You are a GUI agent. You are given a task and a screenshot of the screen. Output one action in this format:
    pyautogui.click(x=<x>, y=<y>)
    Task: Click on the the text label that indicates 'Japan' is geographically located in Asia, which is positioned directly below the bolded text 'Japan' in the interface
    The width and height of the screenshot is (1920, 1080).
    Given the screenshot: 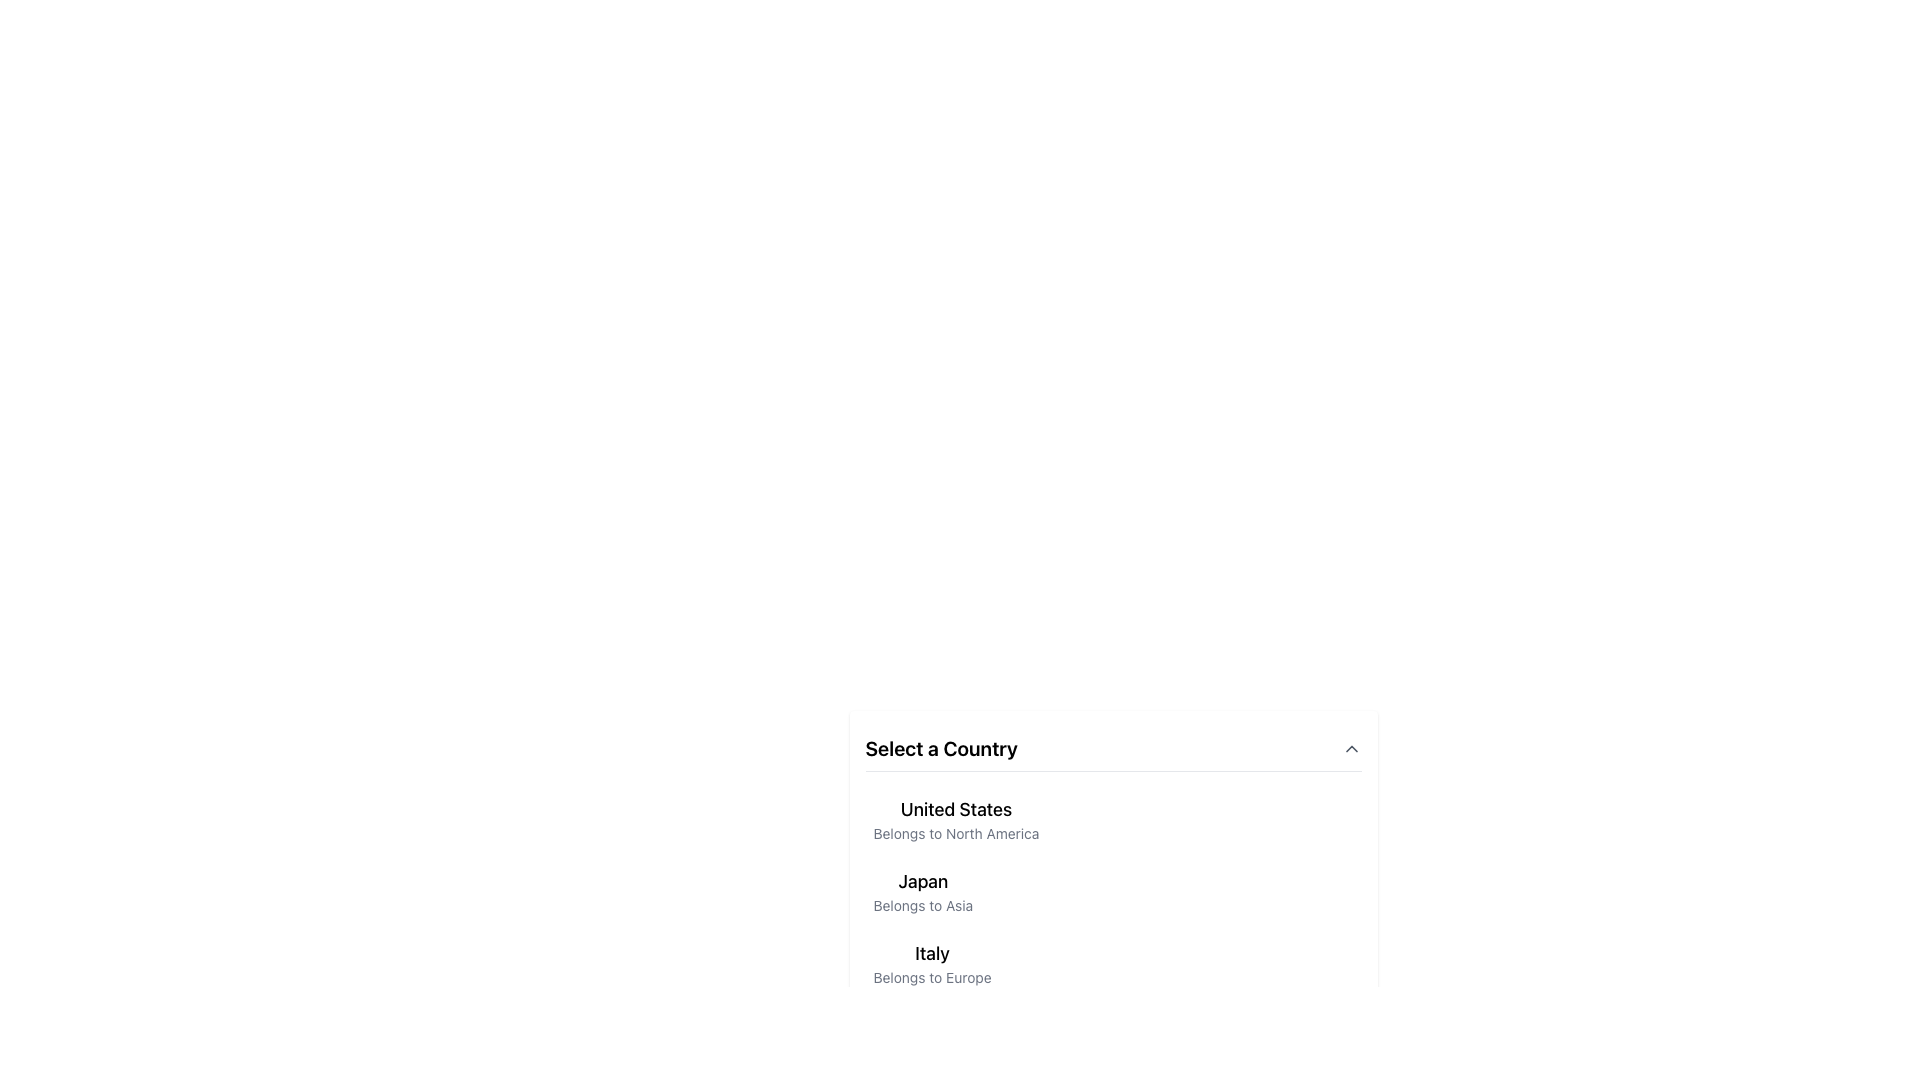 What is the action you would take?
    pyautogui.click(x=922, y=906)
    